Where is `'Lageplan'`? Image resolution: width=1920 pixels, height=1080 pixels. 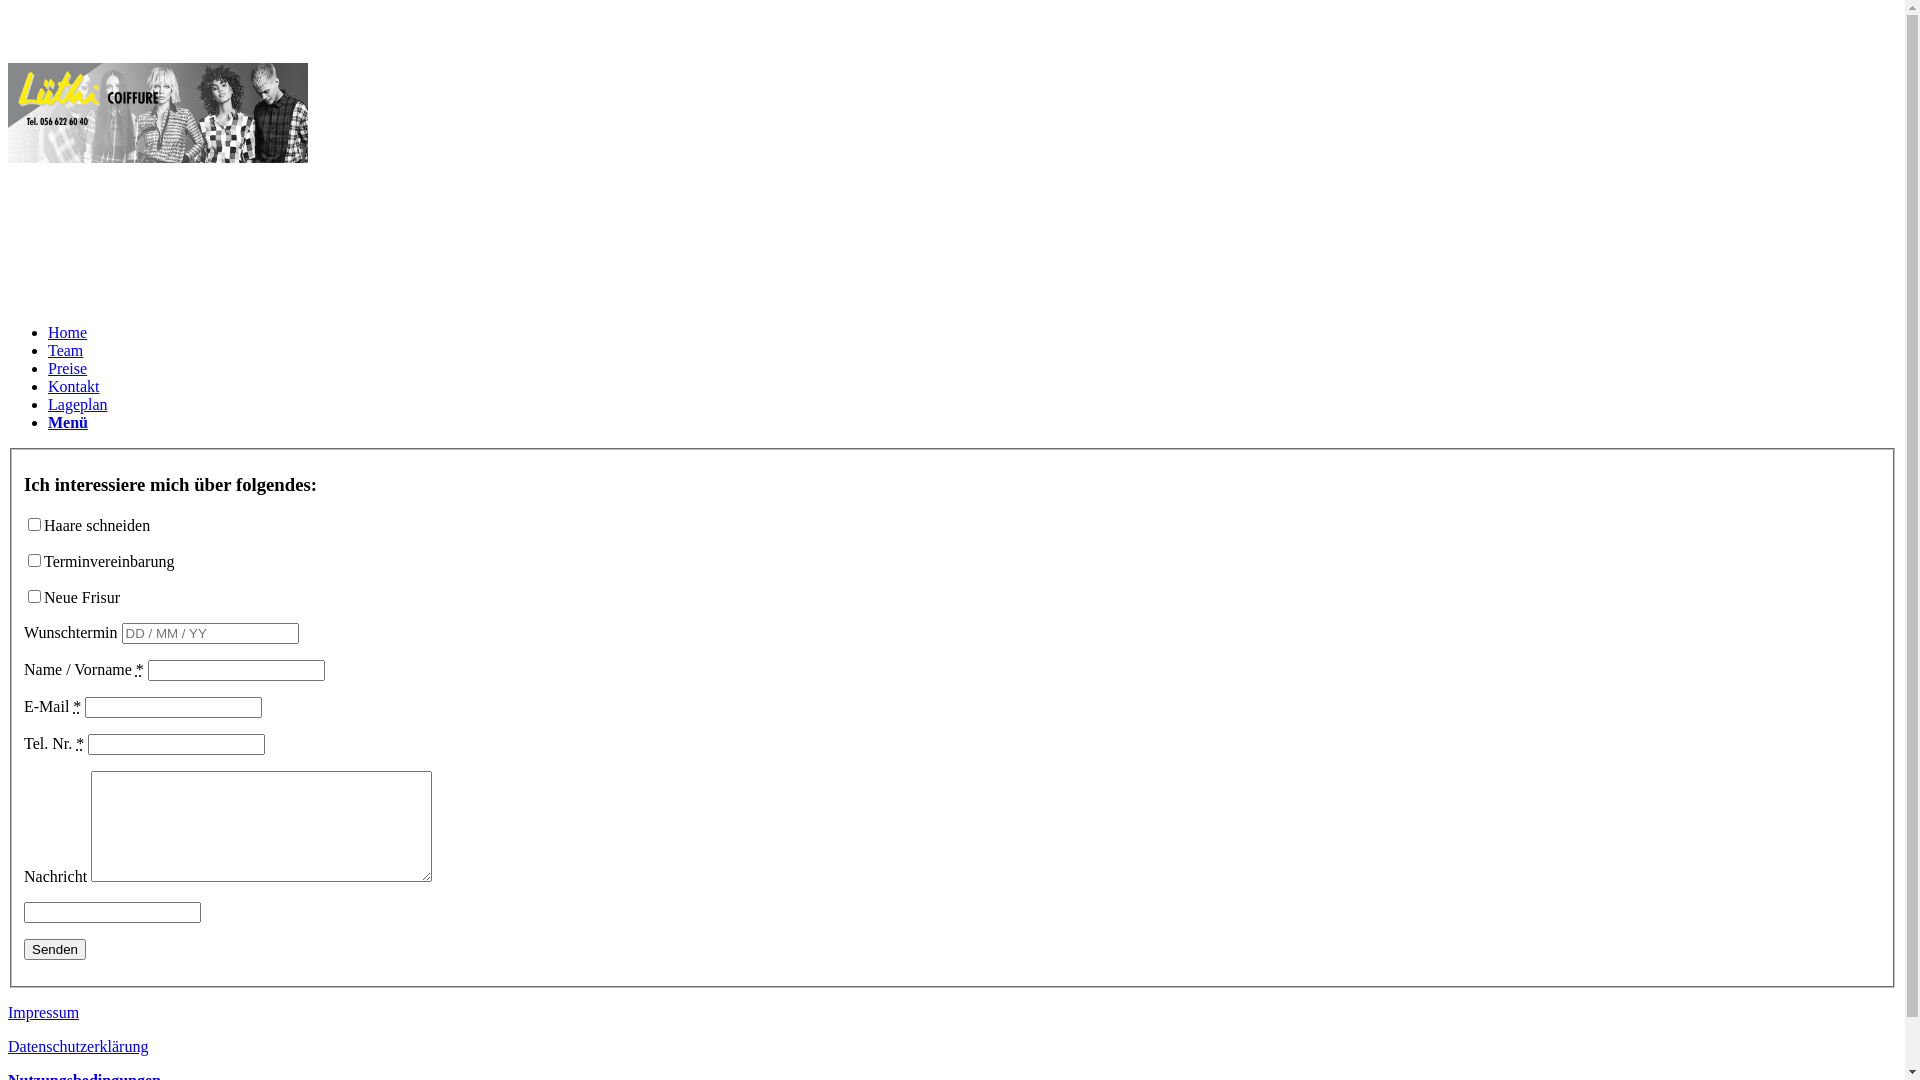 'Lageplan' is located at coordinates (77, 404).